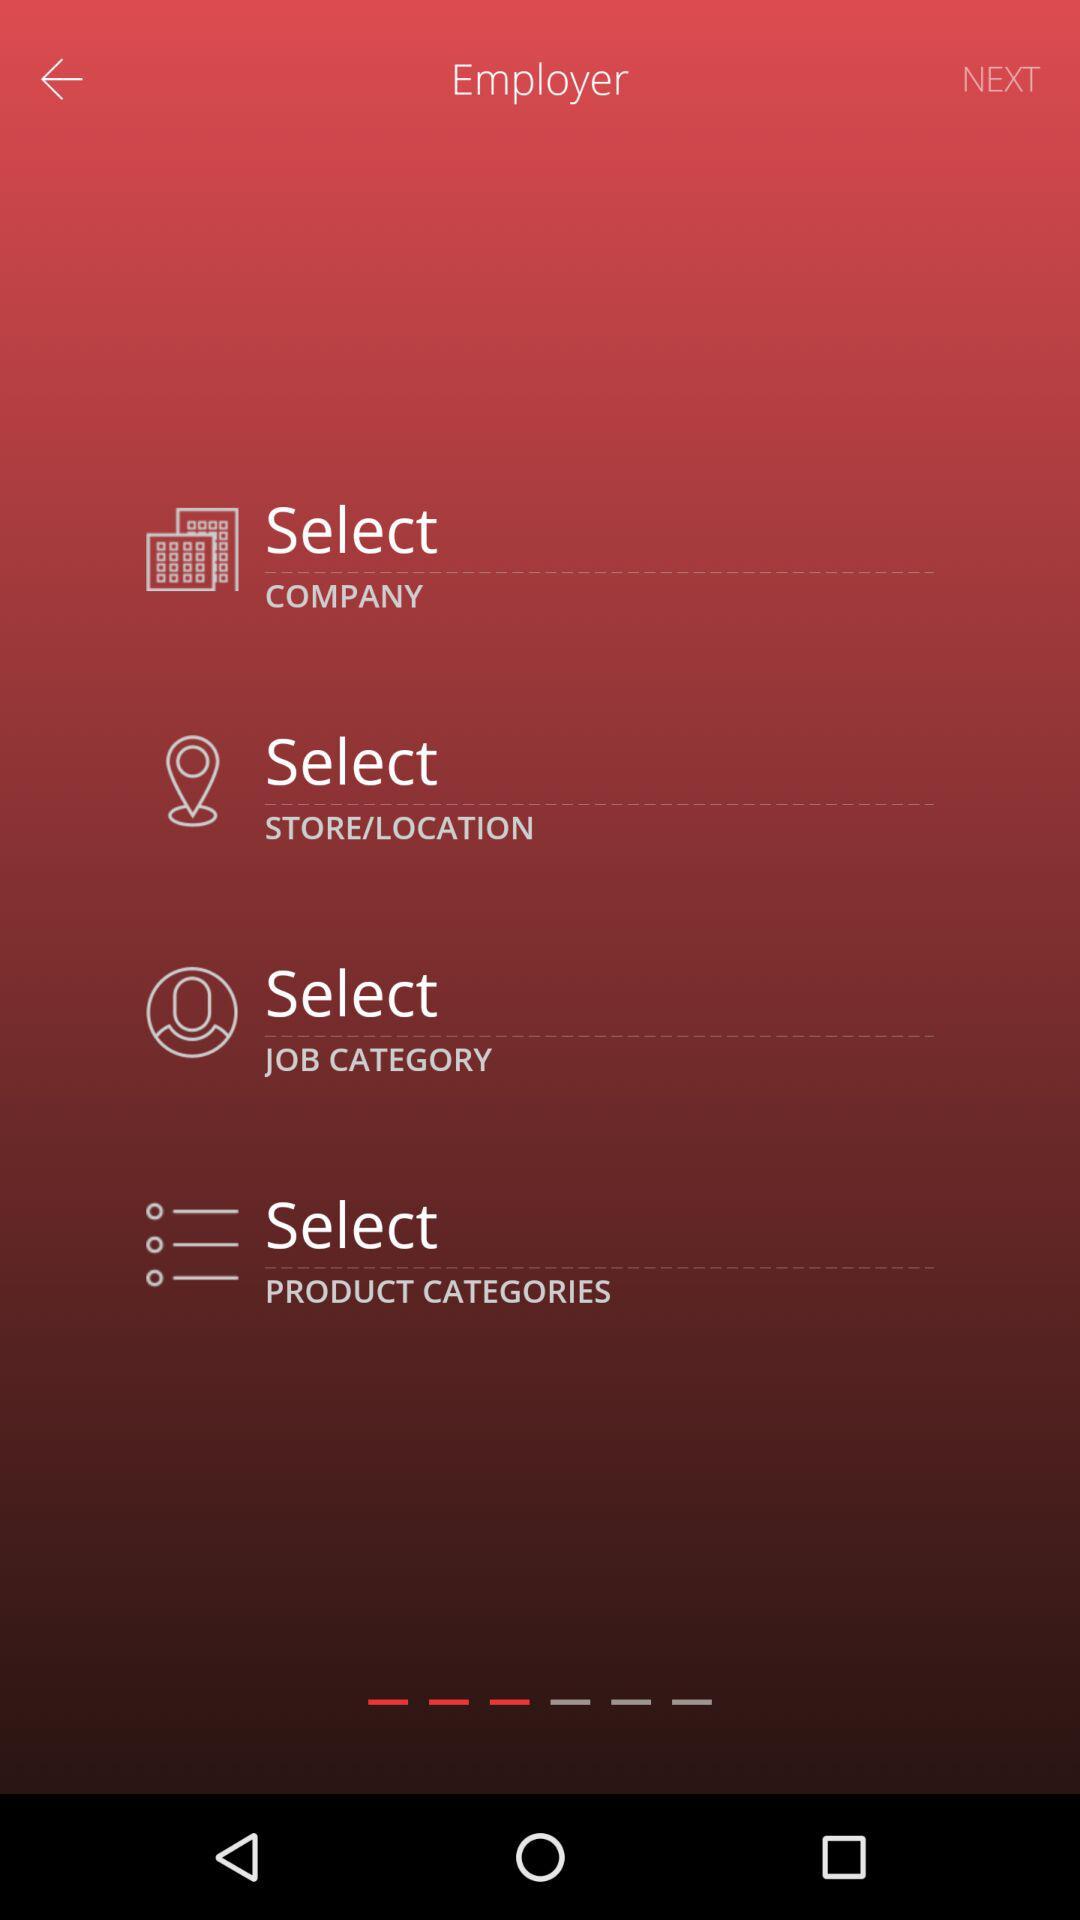 This screenshot has width=1080, height=1920. I want to click on store/locaton, so click(598, 758).